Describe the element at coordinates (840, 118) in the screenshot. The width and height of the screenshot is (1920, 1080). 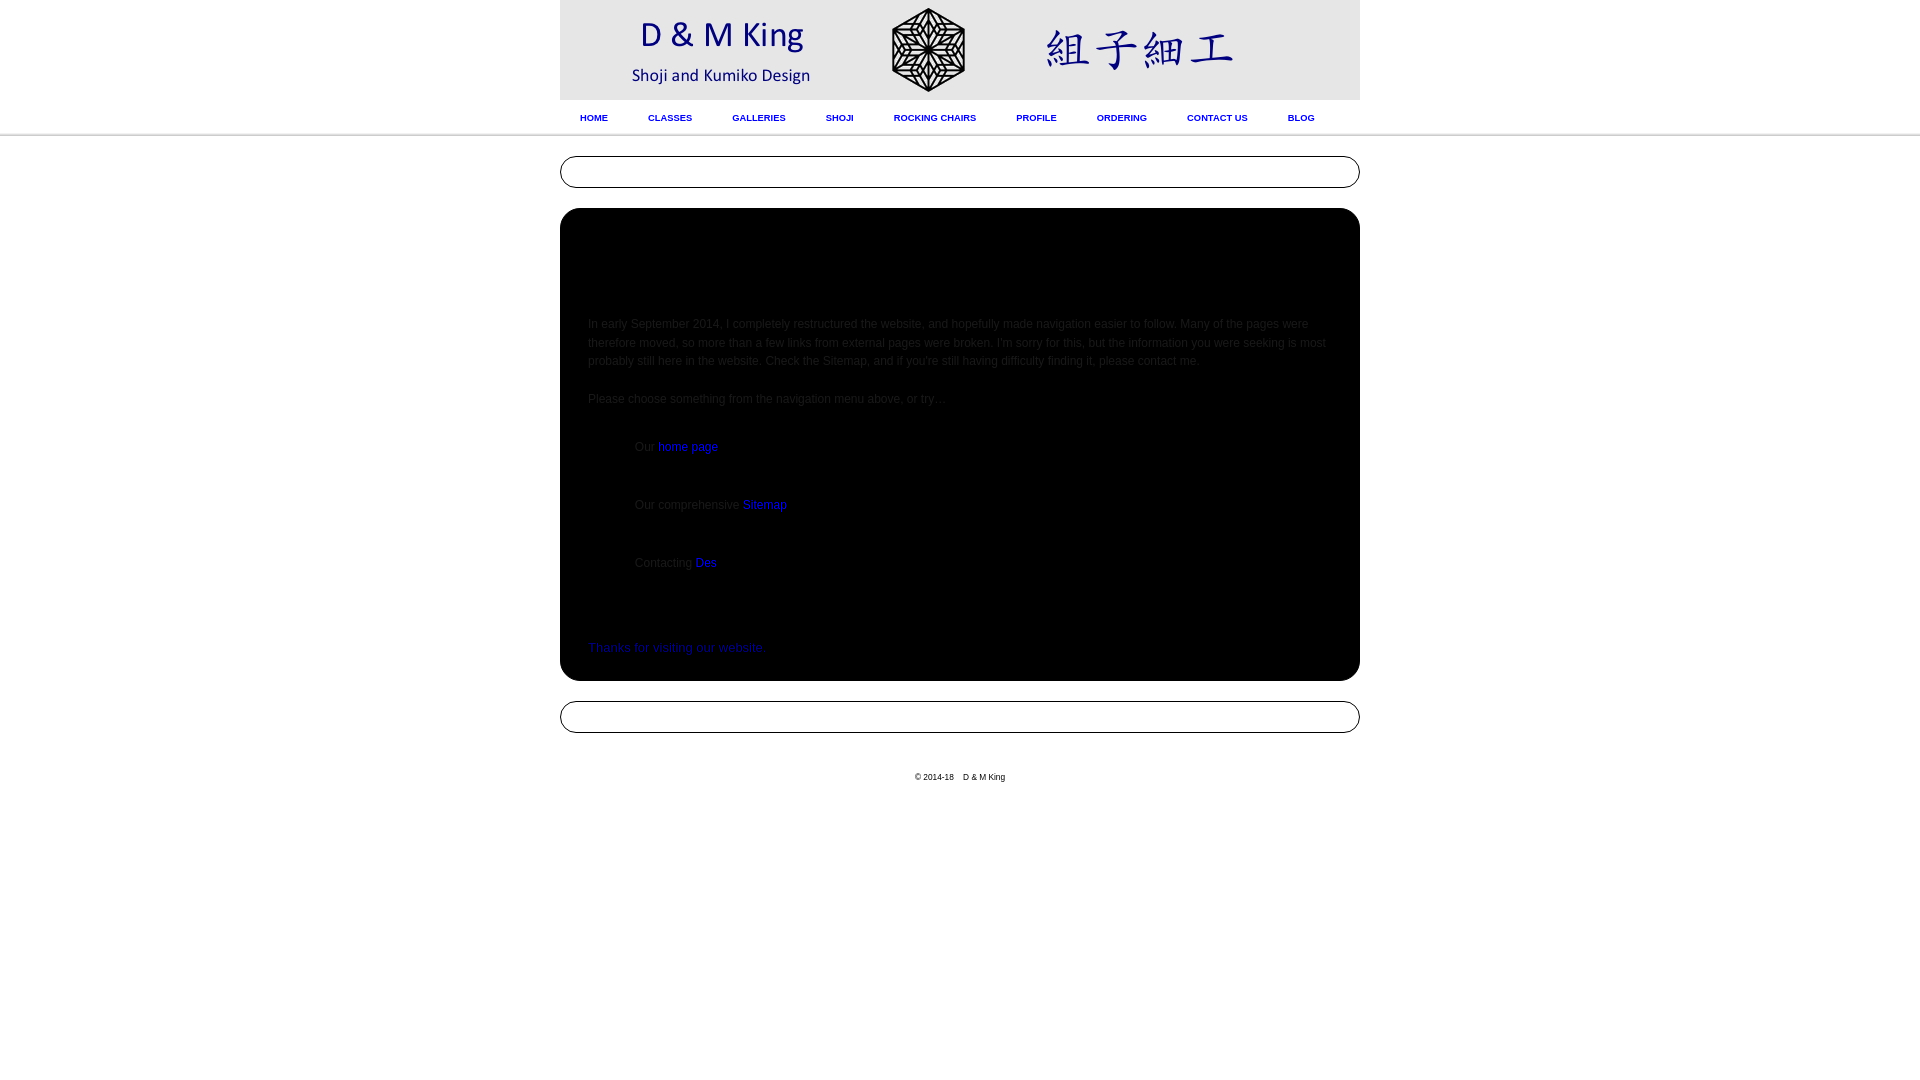
I see `'SHOJI'` at that location.